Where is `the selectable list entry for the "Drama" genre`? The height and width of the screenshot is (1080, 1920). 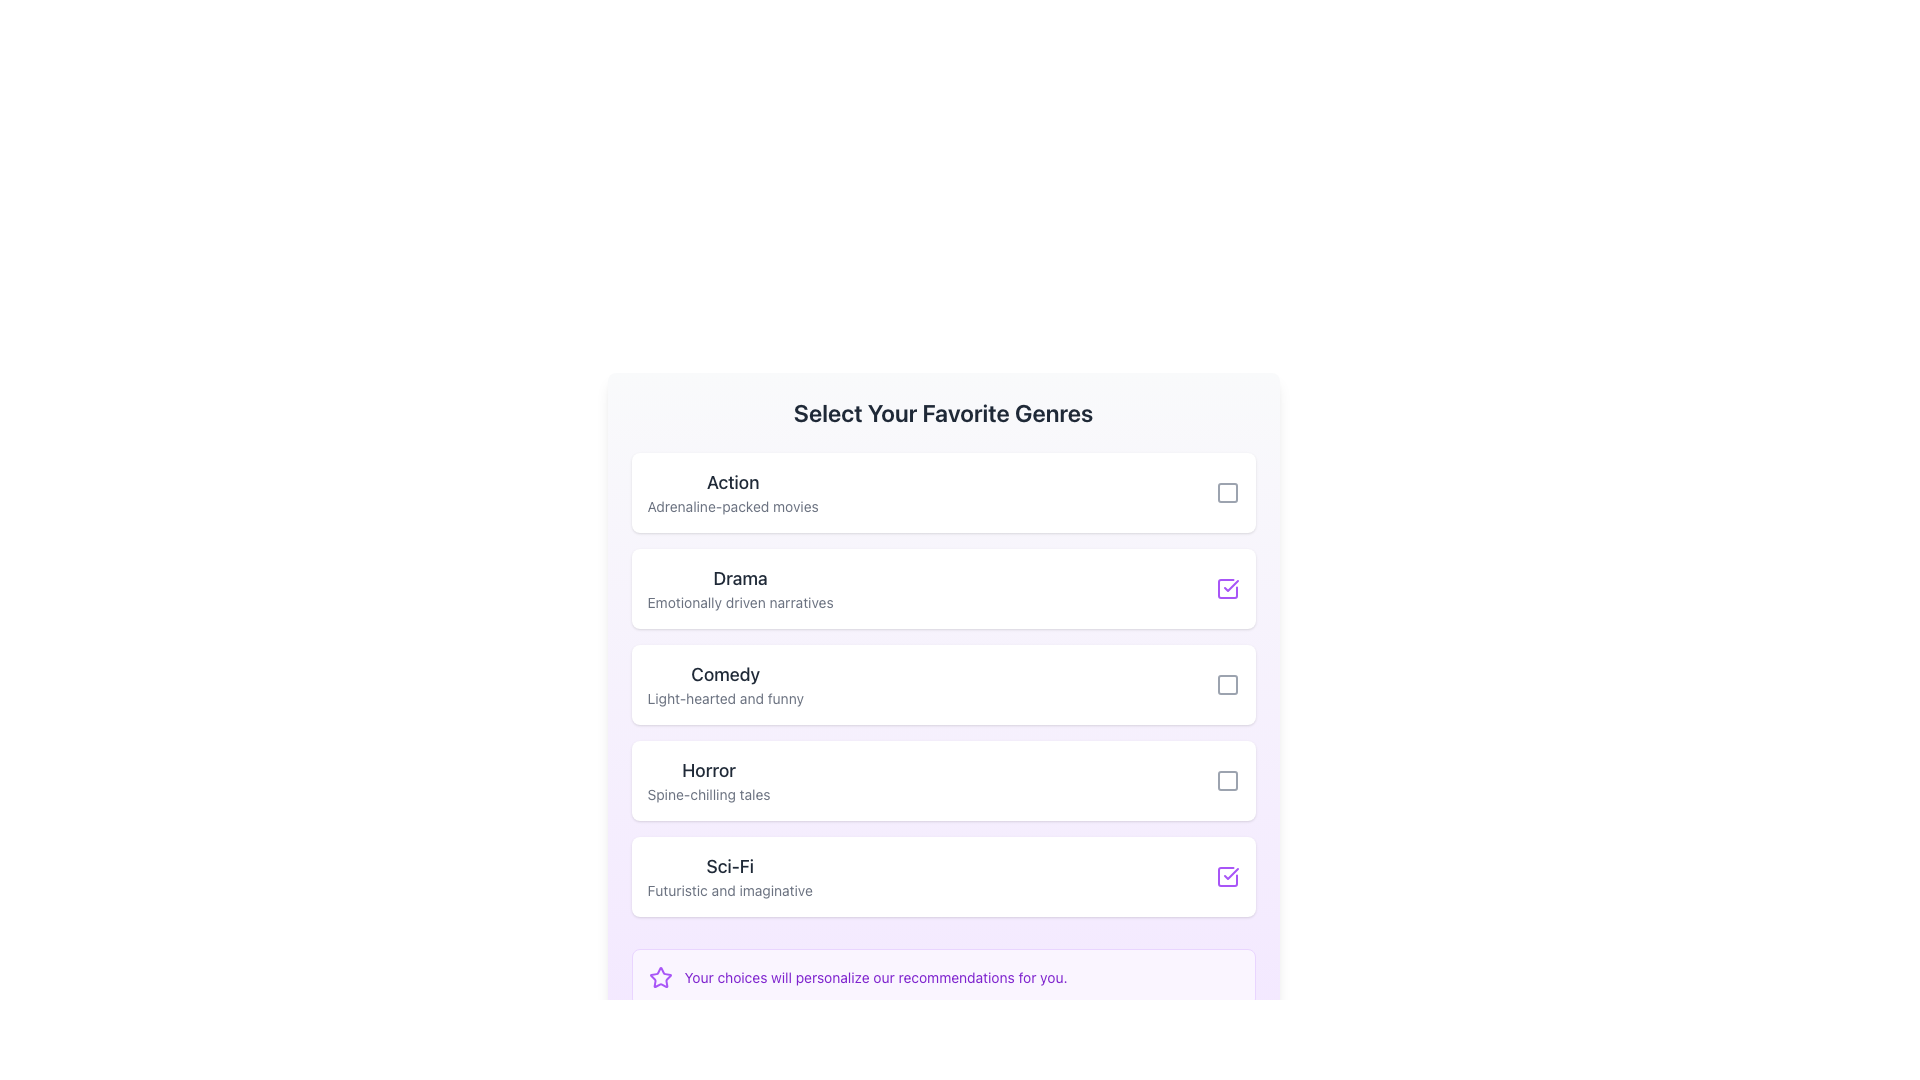
the selectable list entry for the "Drama" genre is located at coordinates (942, 588).